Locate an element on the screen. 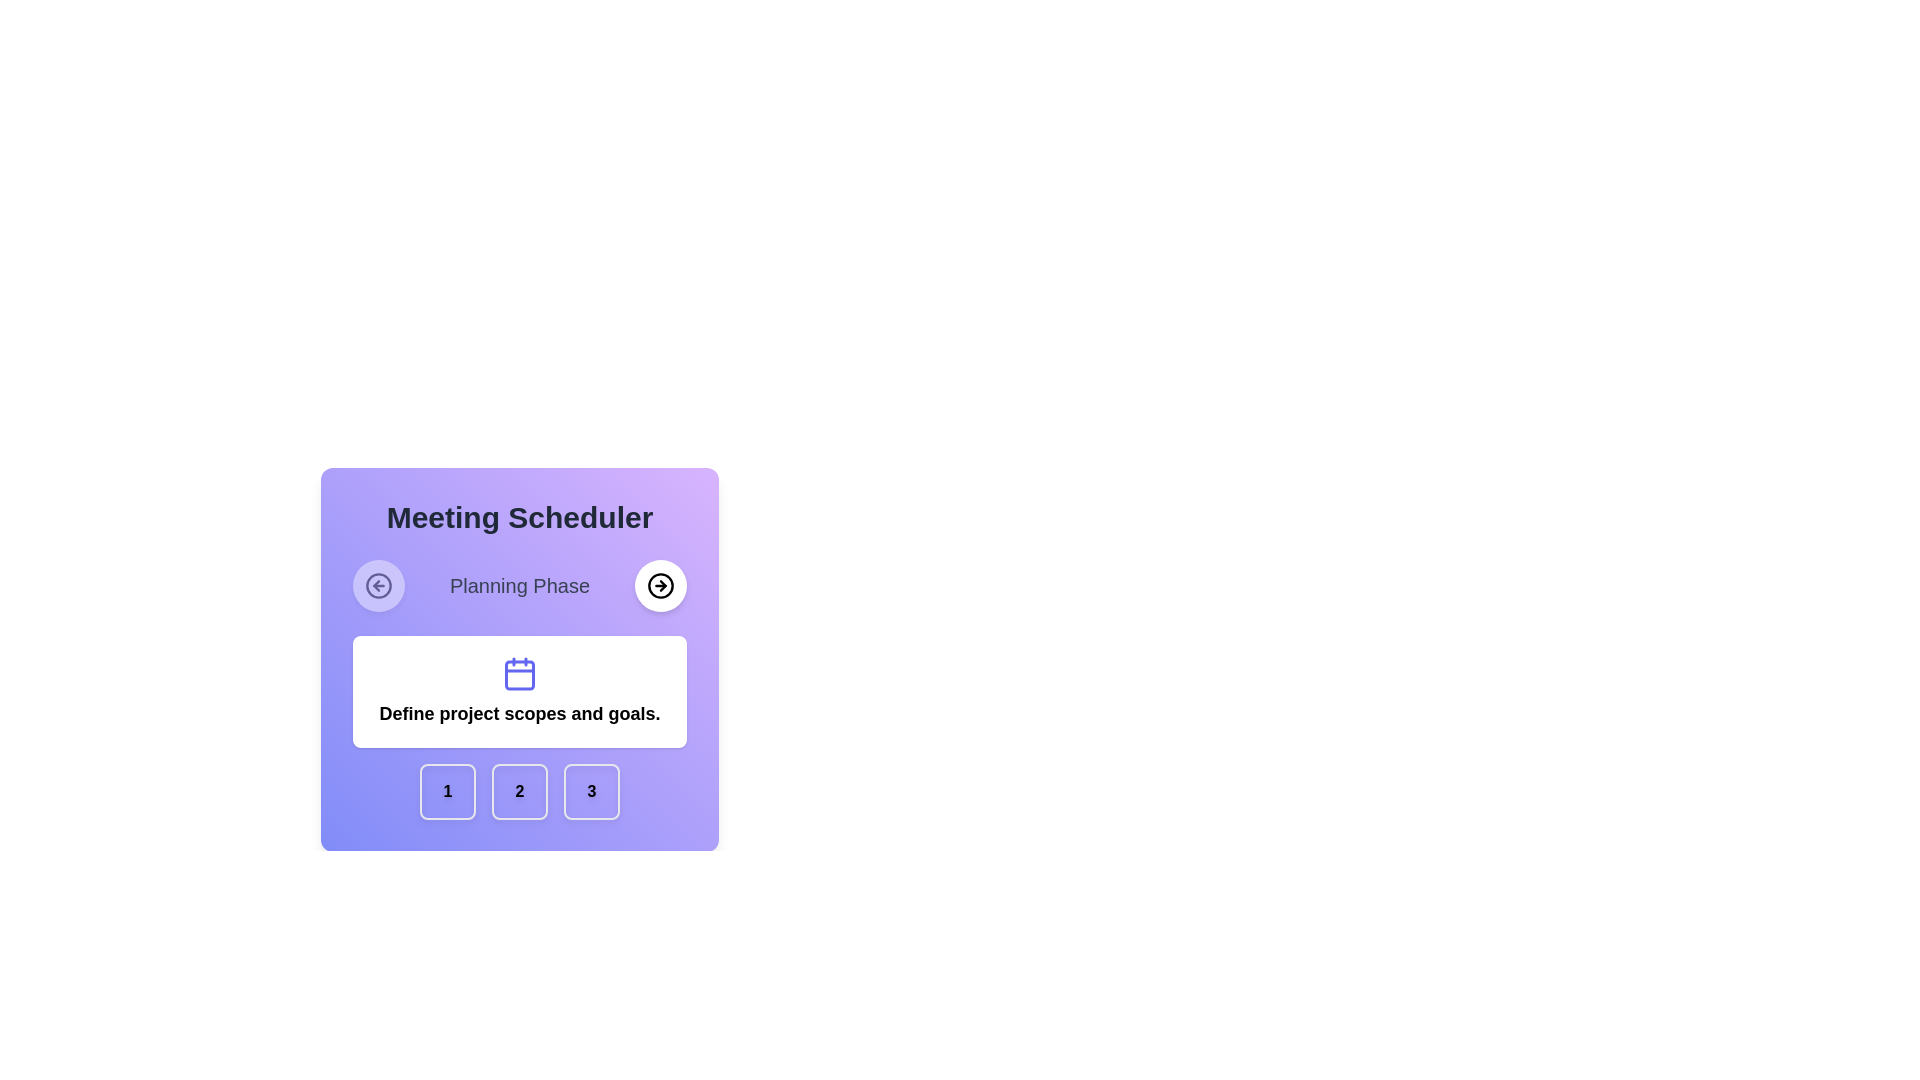 Image resolution: width=1920 pixels, height=1080 pixels. the last (third) square button with rounded corners, light purple color, and the number '3' in bold black text is located at coordinates (590, 790).